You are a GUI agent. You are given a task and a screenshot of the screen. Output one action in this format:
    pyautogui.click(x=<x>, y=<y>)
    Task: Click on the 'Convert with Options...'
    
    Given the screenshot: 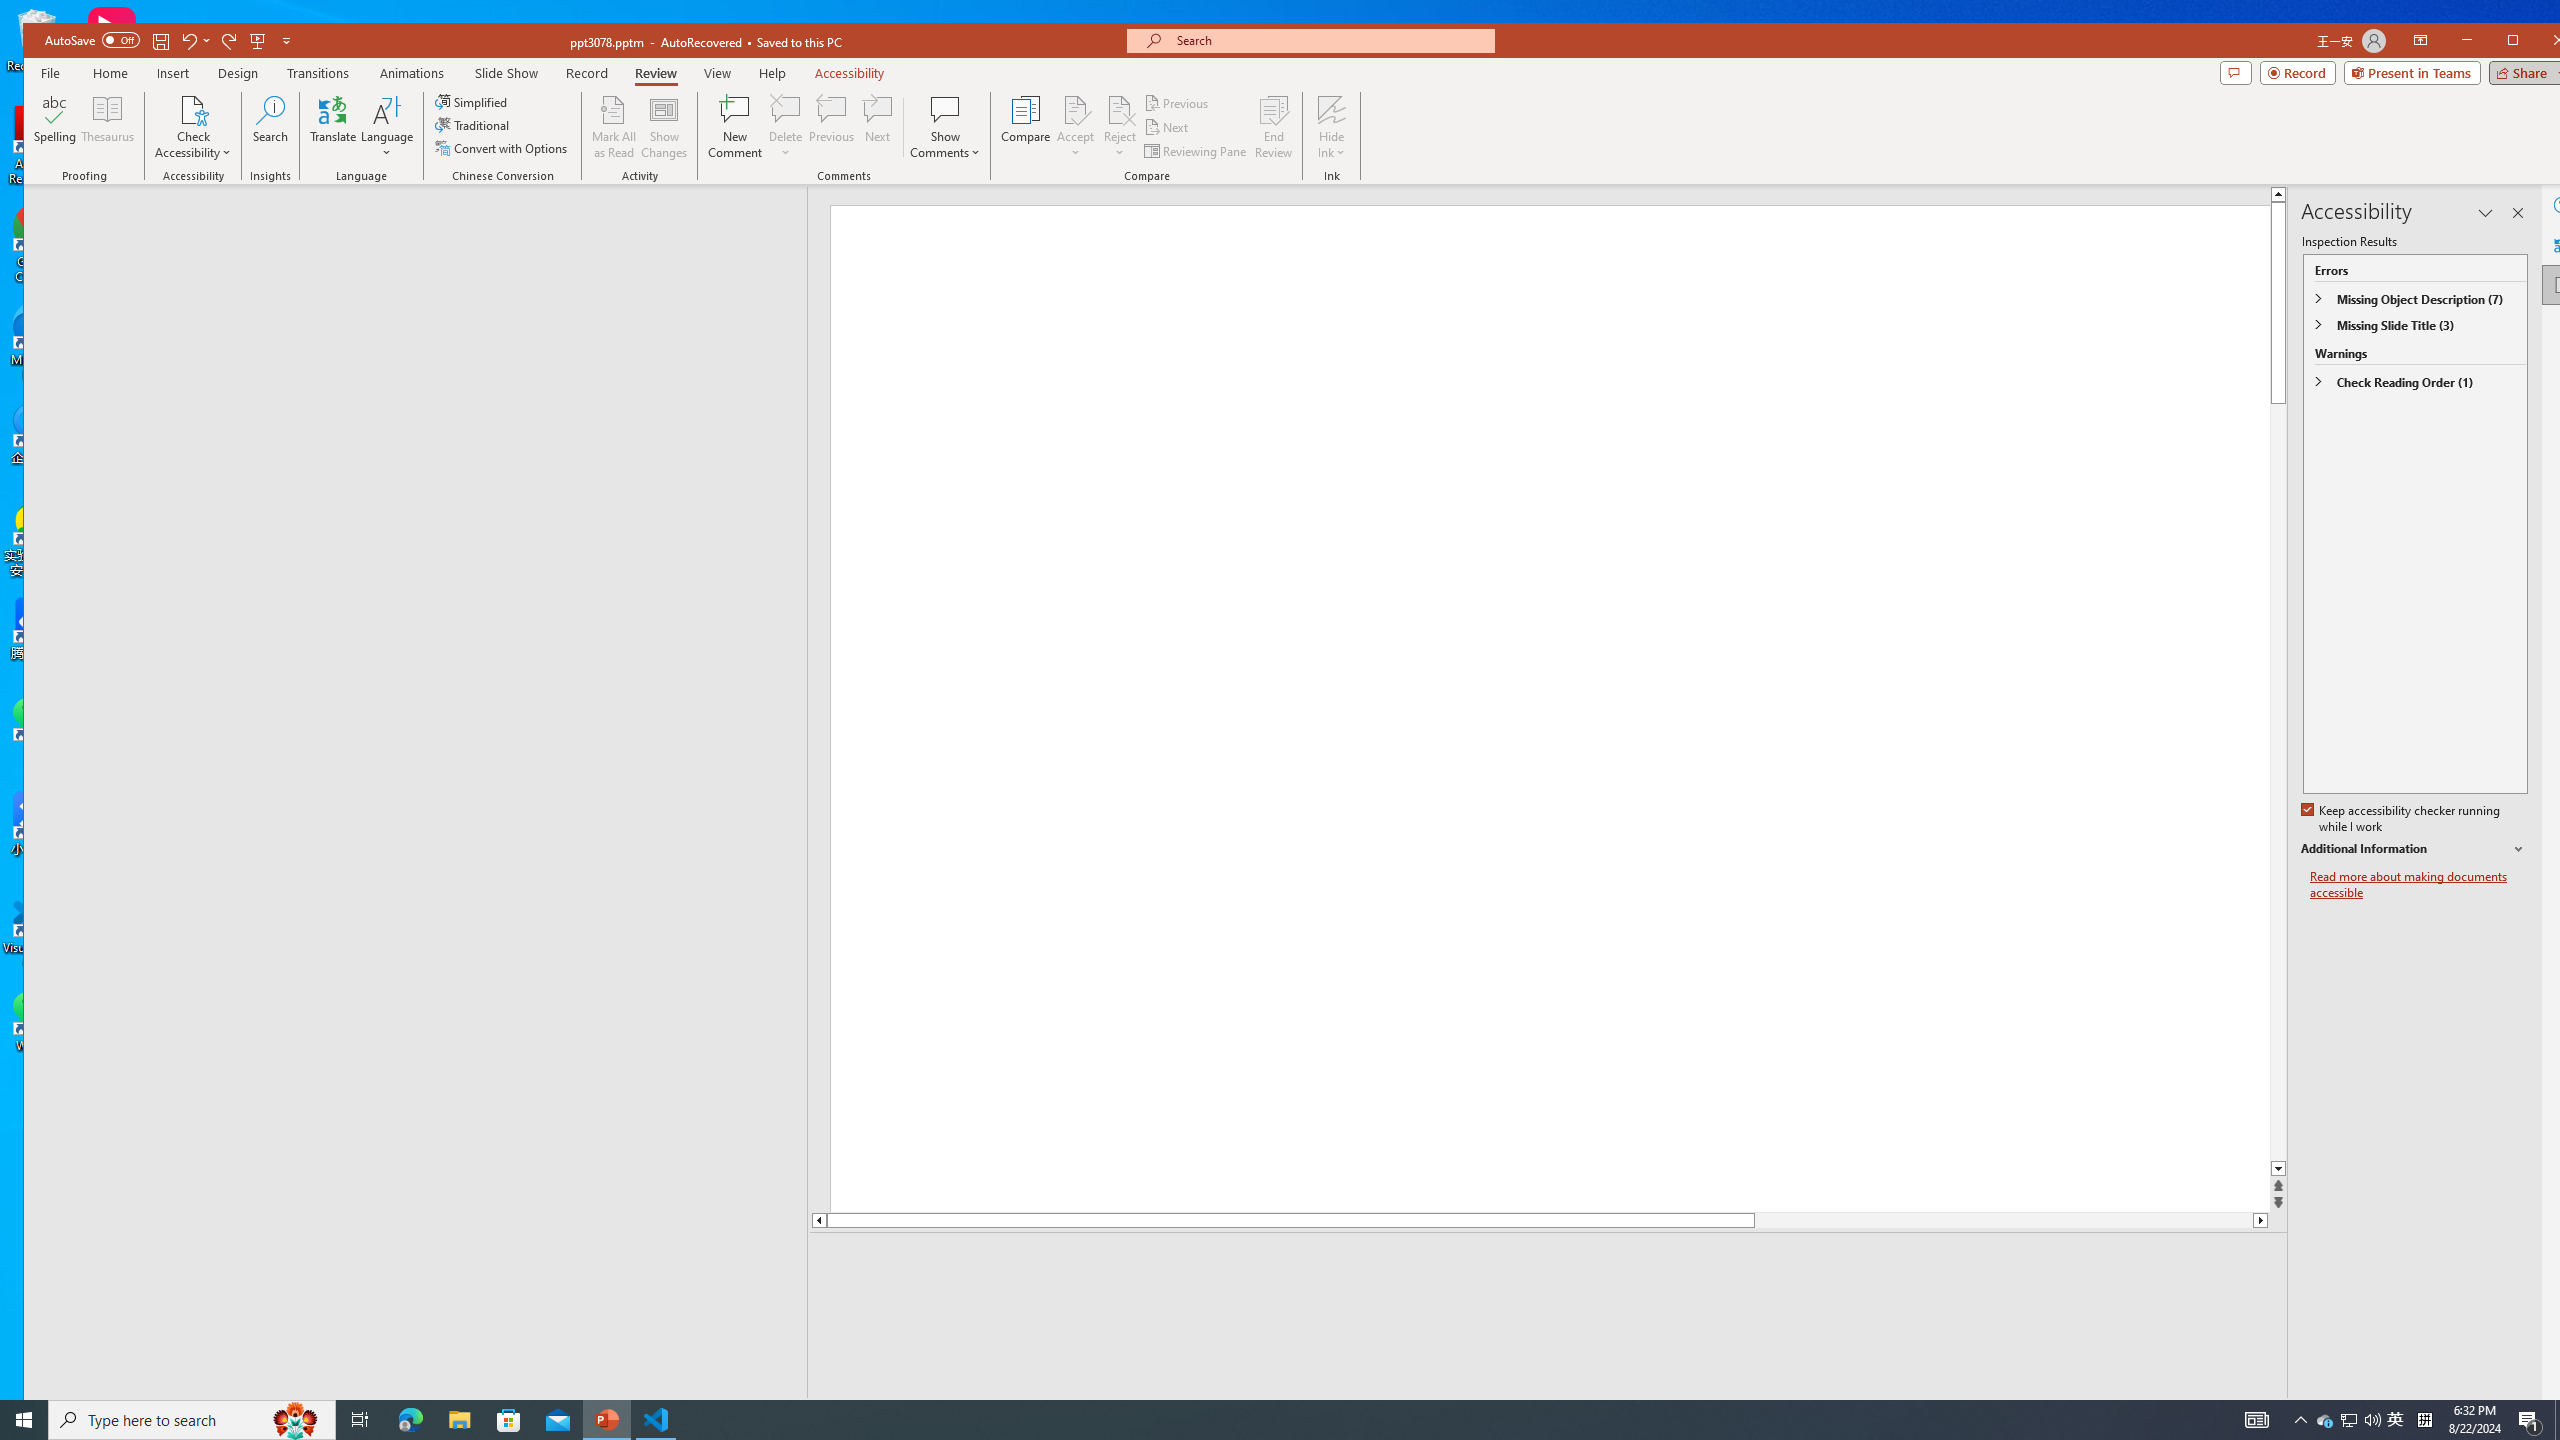 What is the action you would take?
    pyautogui.click(x=502, y=148)
    